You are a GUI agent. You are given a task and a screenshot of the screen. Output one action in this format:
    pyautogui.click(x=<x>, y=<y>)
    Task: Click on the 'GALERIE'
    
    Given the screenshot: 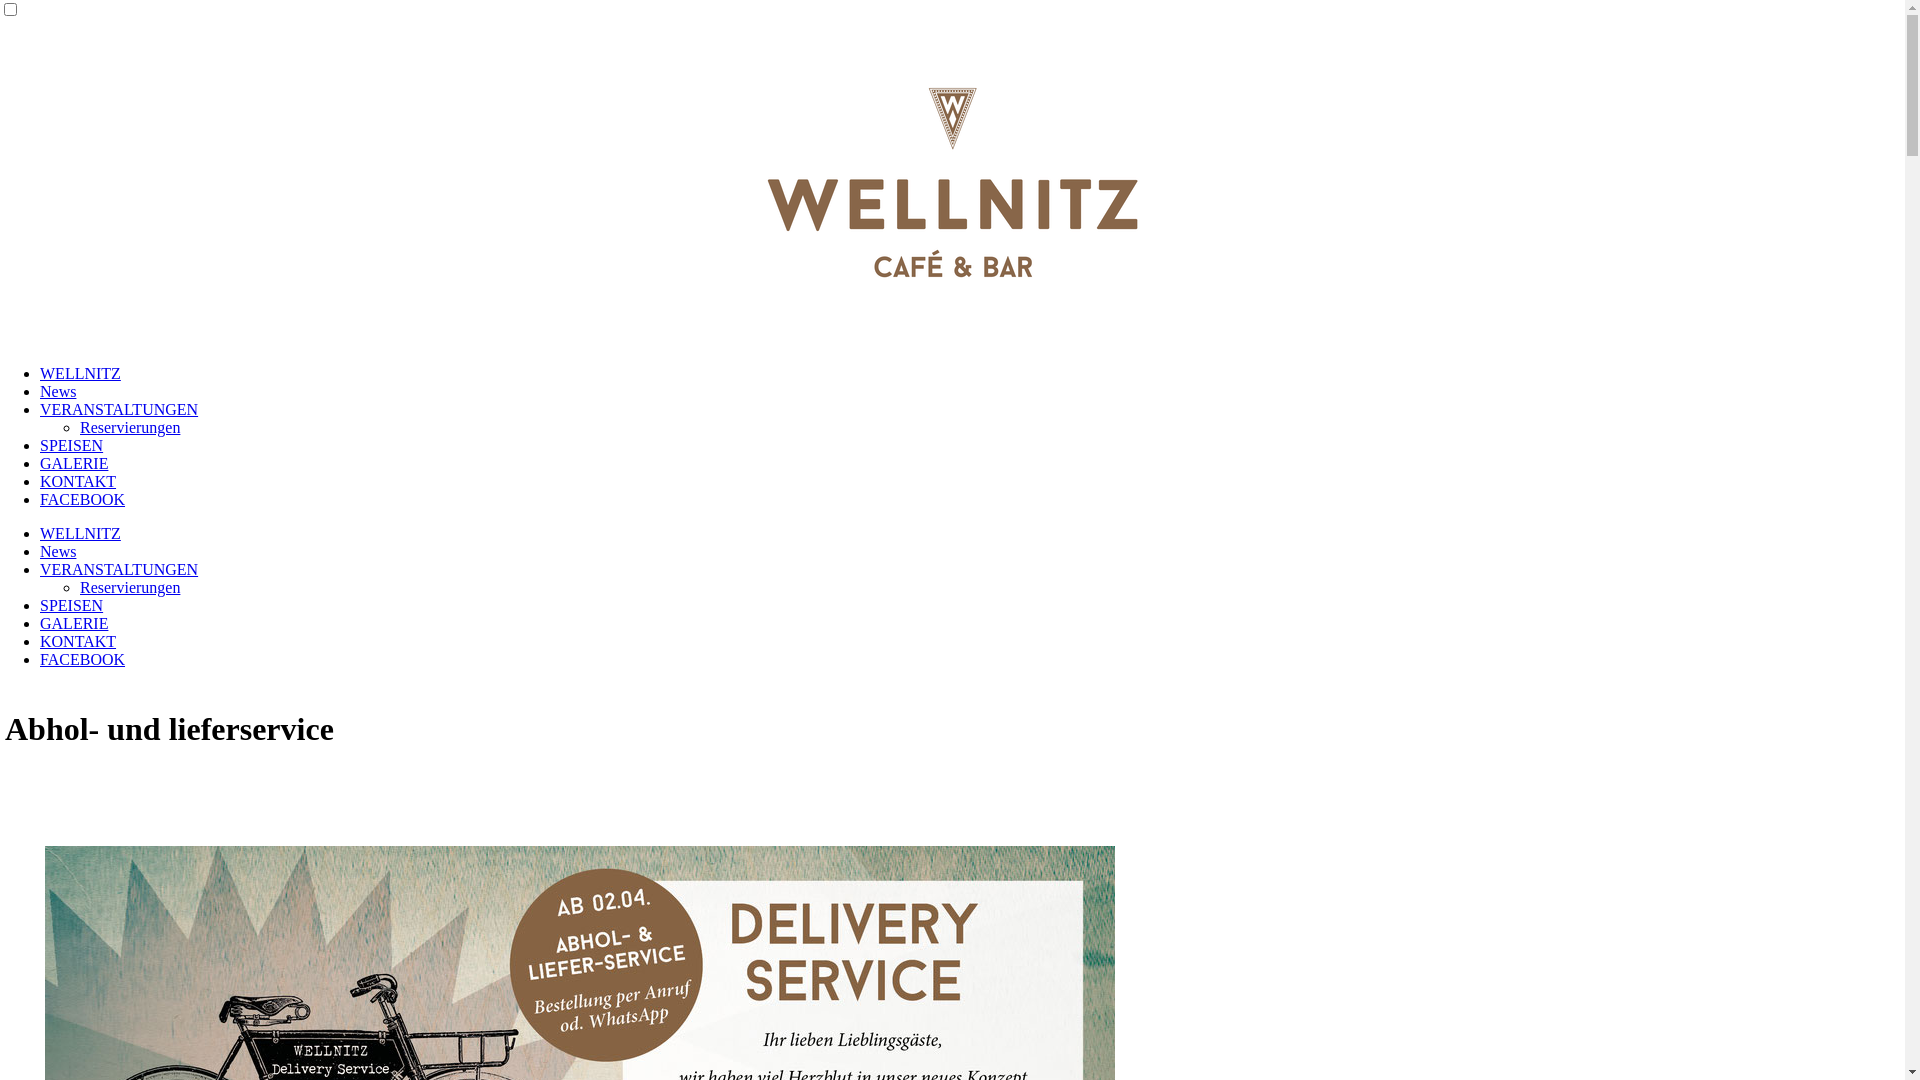 What is the action you would take?
    pyautogui.click(x=73, y=463)
    